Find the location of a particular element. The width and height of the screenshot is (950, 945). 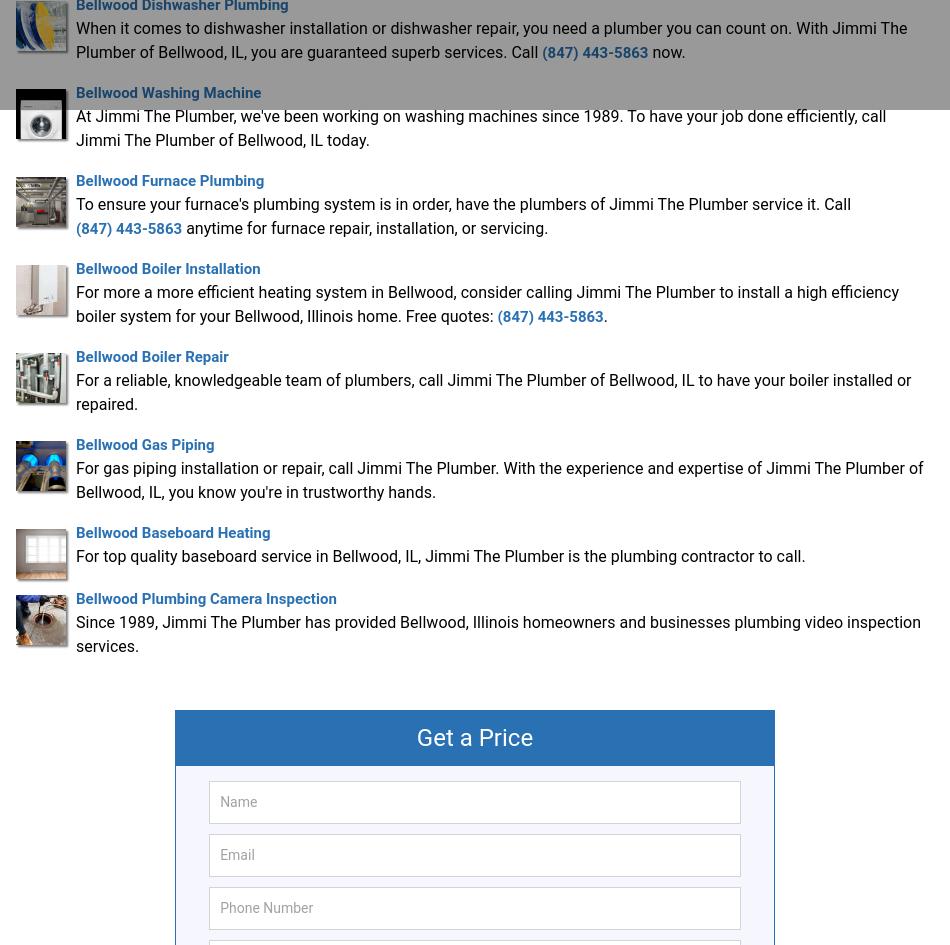

'Bellwood Boiler Installation' is located at coordinates (167, 267).